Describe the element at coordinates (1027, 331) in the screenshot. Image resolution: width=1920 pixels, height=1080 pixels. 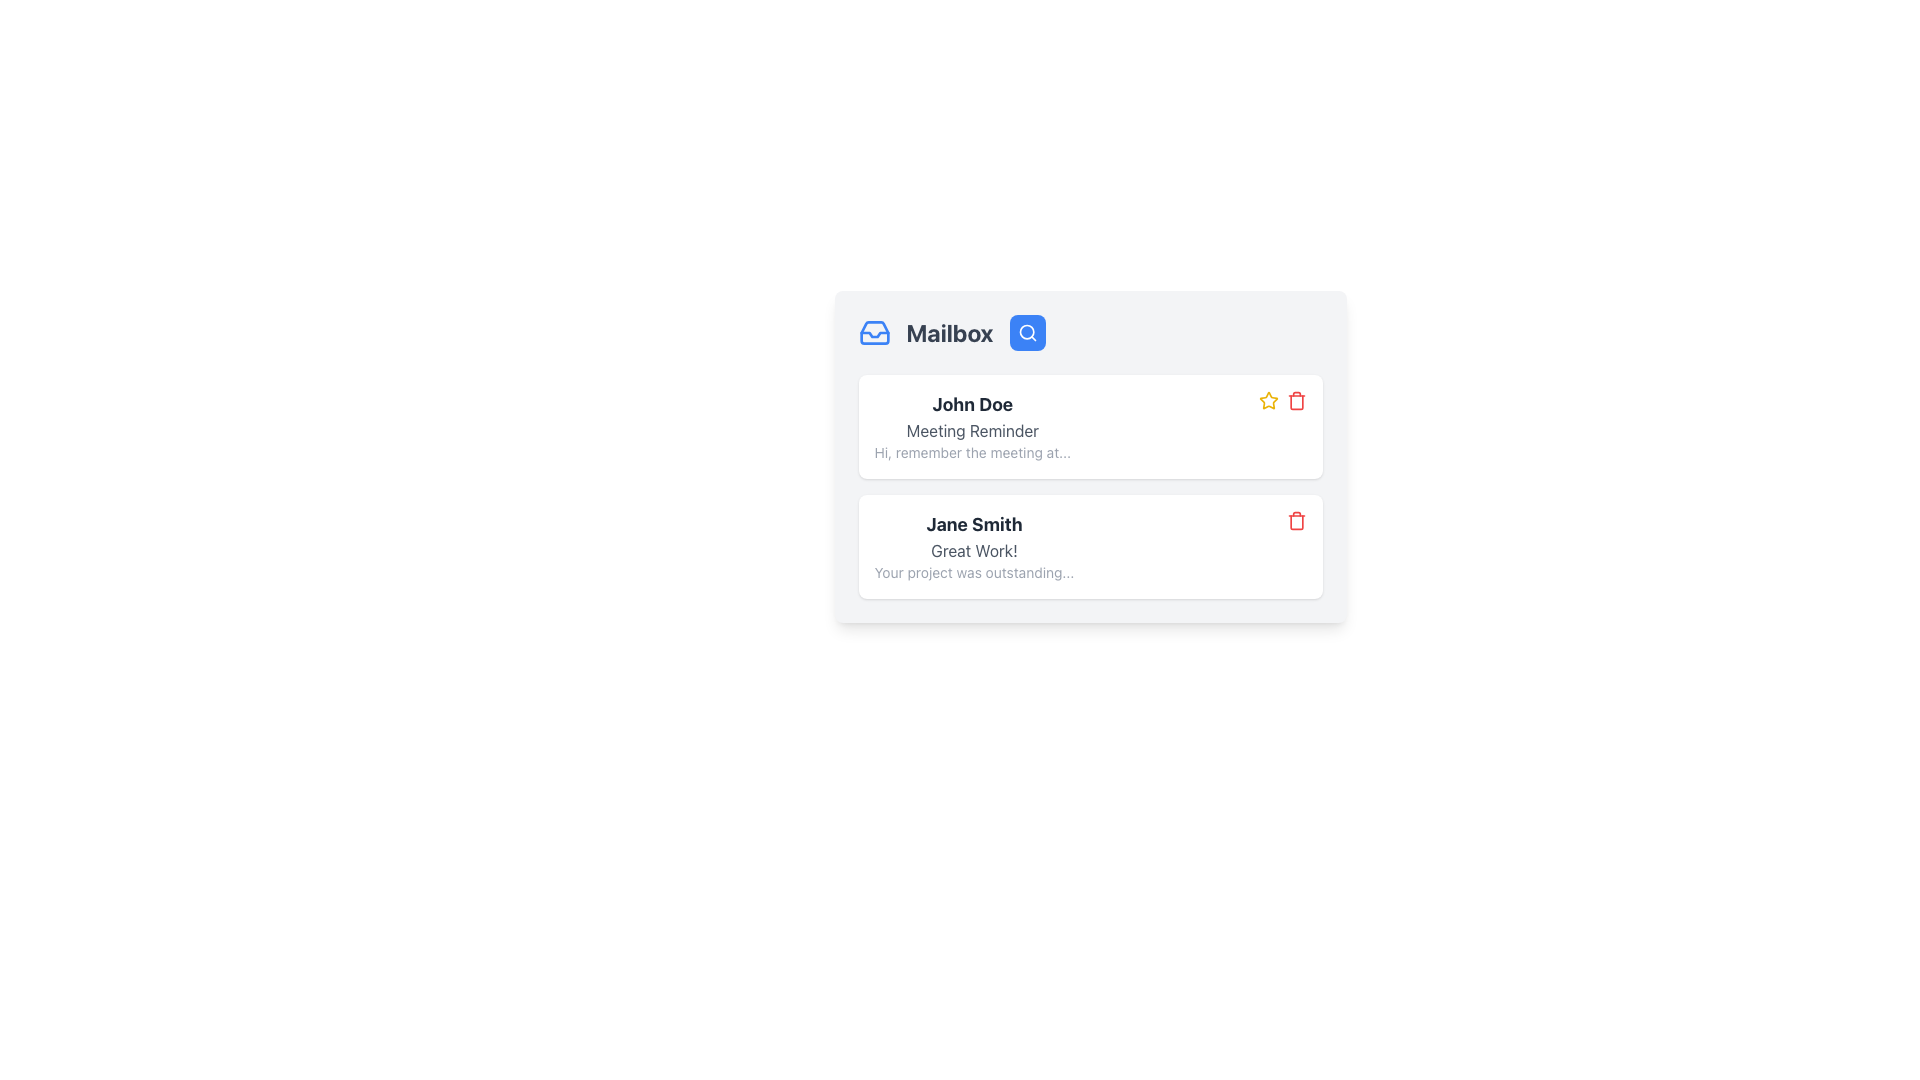
I see `the small blue button styled as a magnifying glass icon, representing the search feature, located to the right of the 'Mailbox' text in the header` at that location.